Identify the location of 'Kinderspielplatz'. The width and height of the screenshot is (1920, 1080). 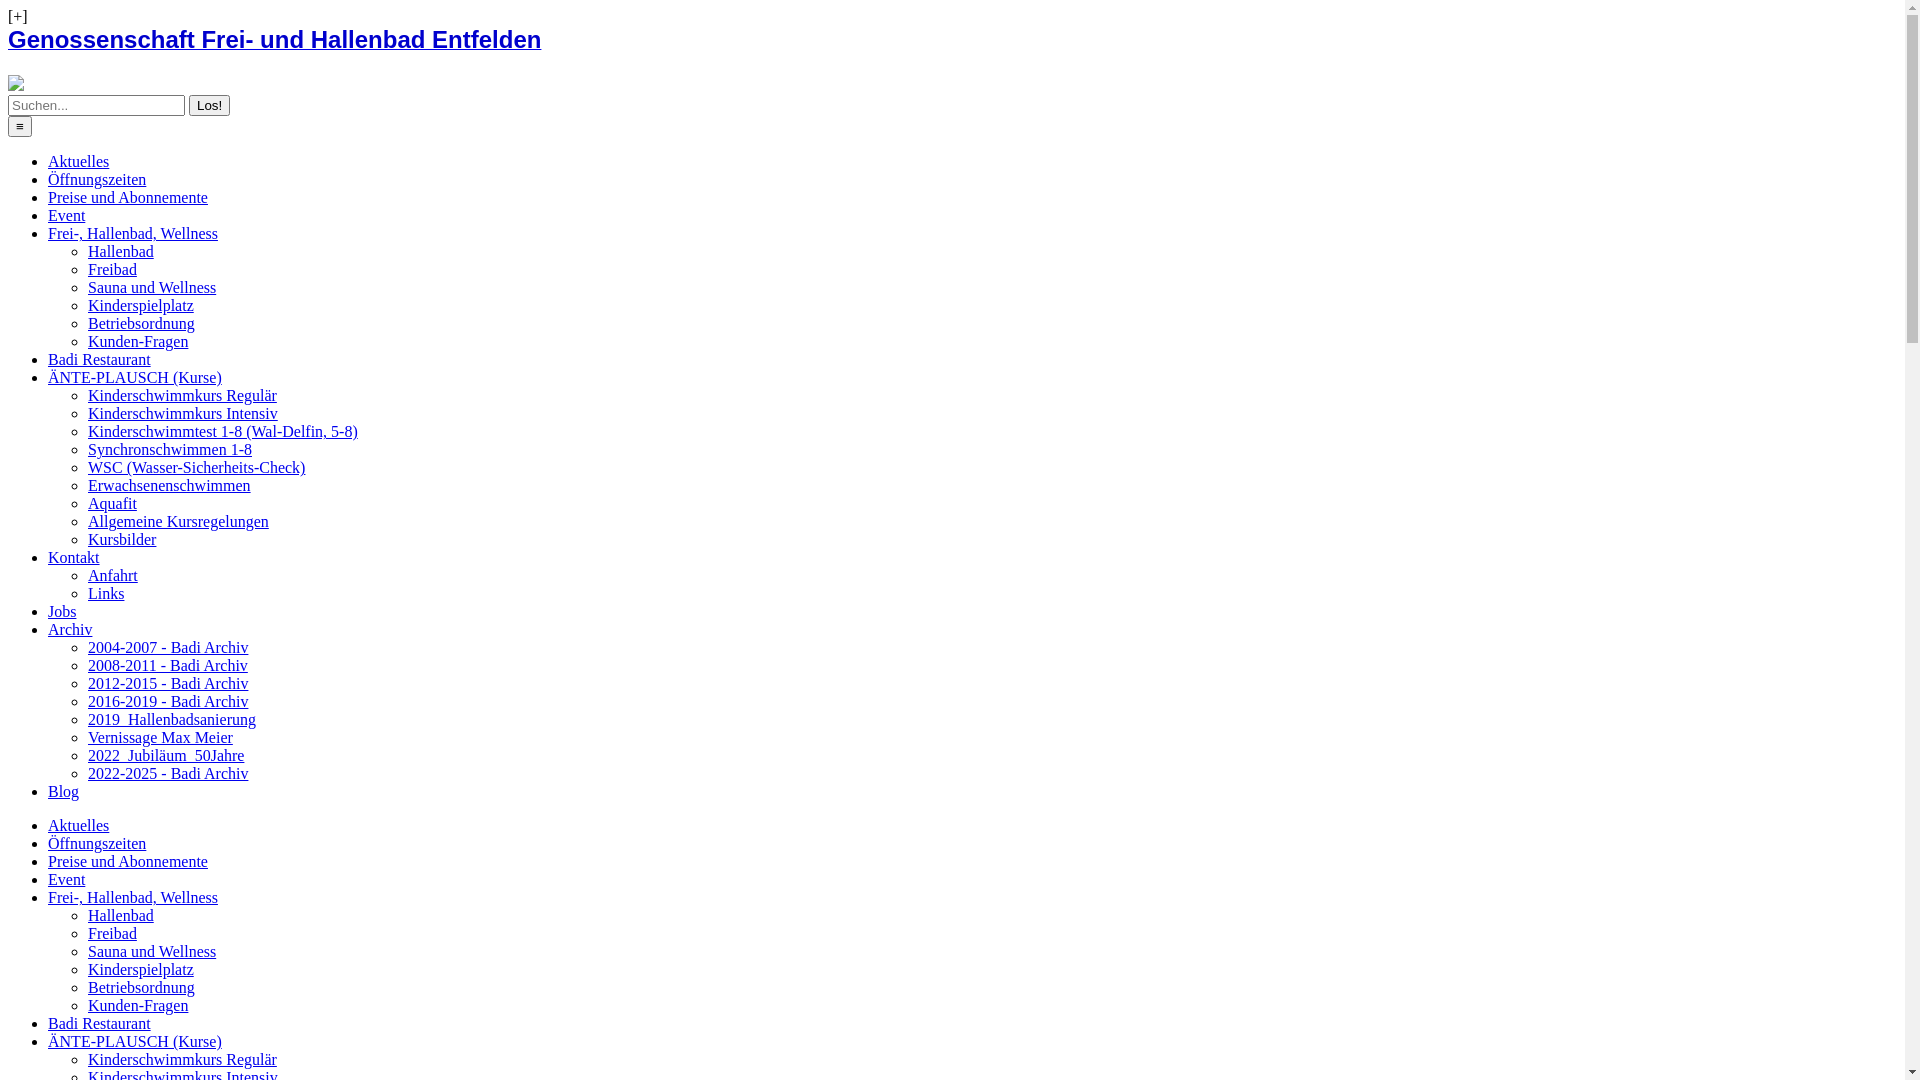
(139, 968).